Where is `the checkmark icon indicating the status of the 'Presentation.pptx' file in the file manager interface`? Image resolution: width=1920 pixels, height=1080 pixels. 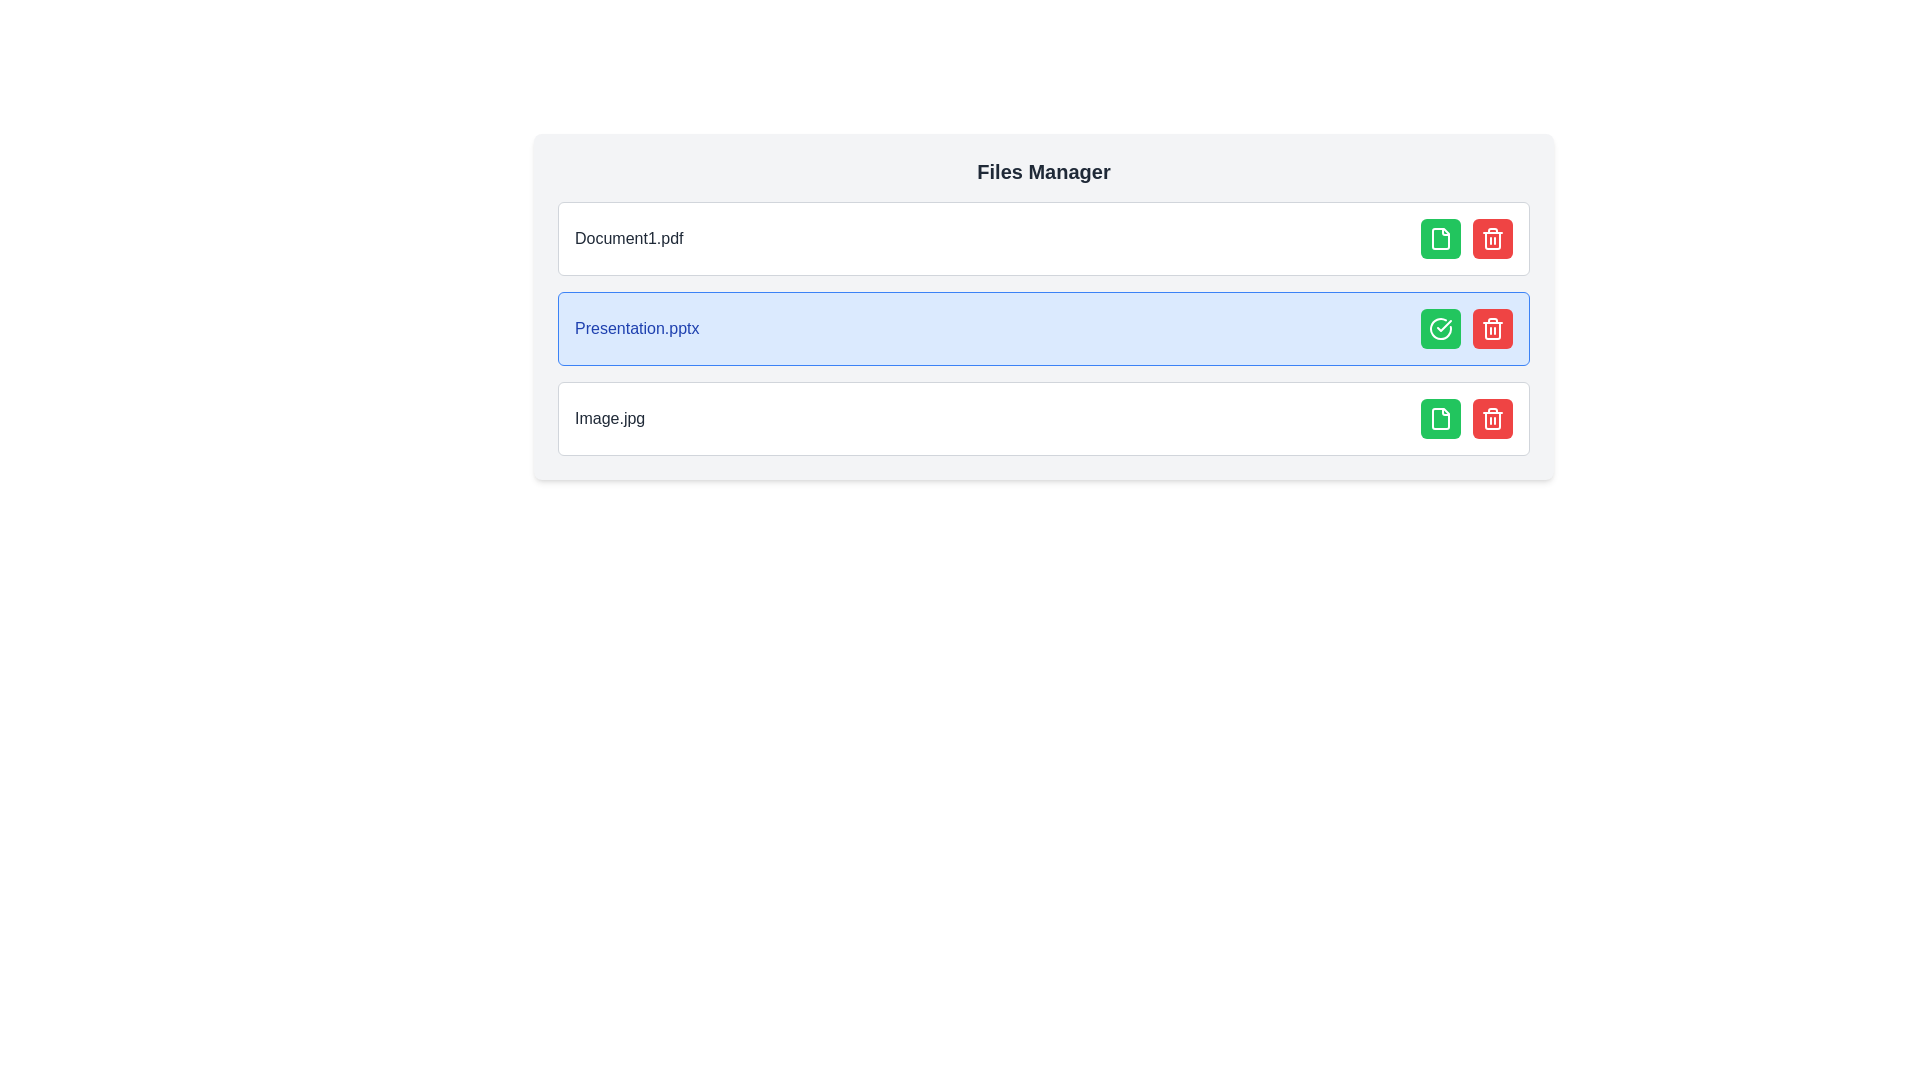 the checkmark icon indicating the status of the 'Presentation.pptx' file in the file manager interface is located at coordinates (1444, 325).